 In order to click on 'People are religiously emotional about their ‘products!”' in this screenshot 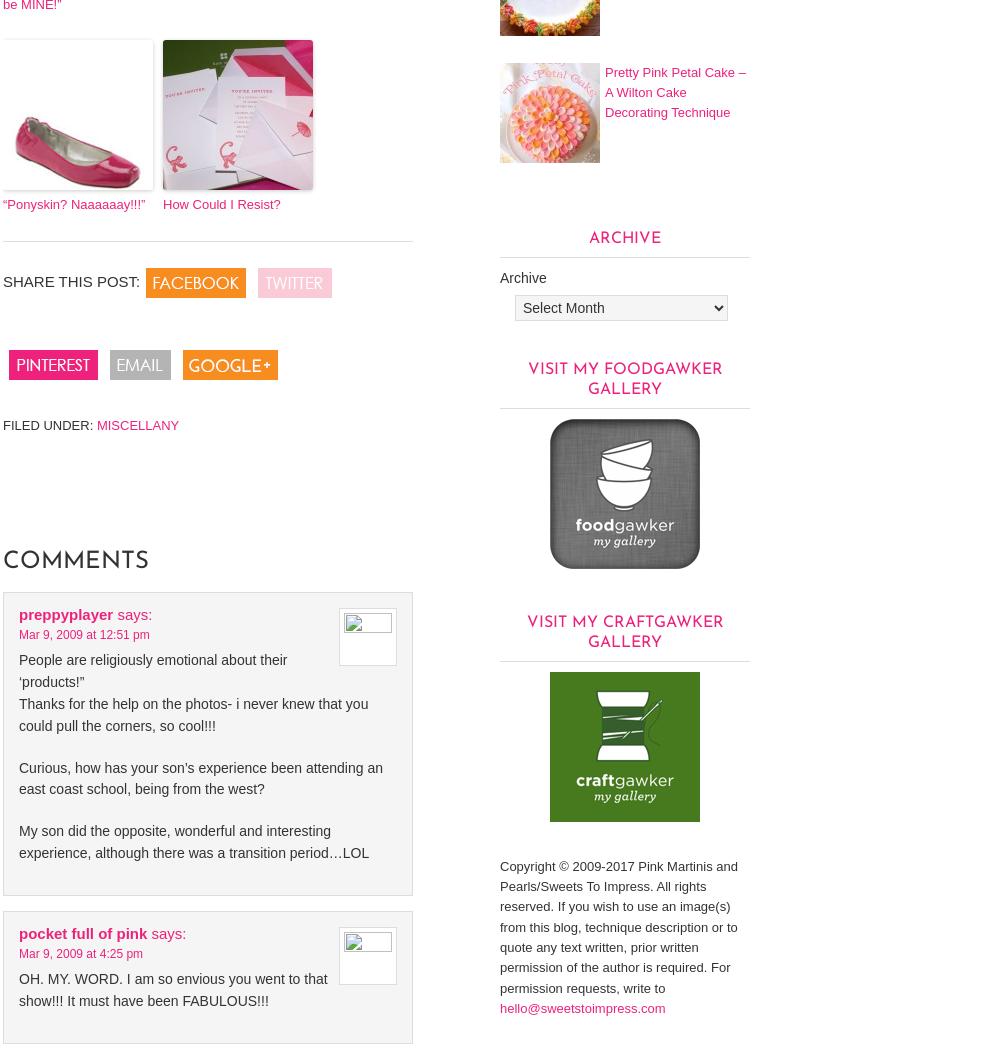, I will do `click(153, 669)`.